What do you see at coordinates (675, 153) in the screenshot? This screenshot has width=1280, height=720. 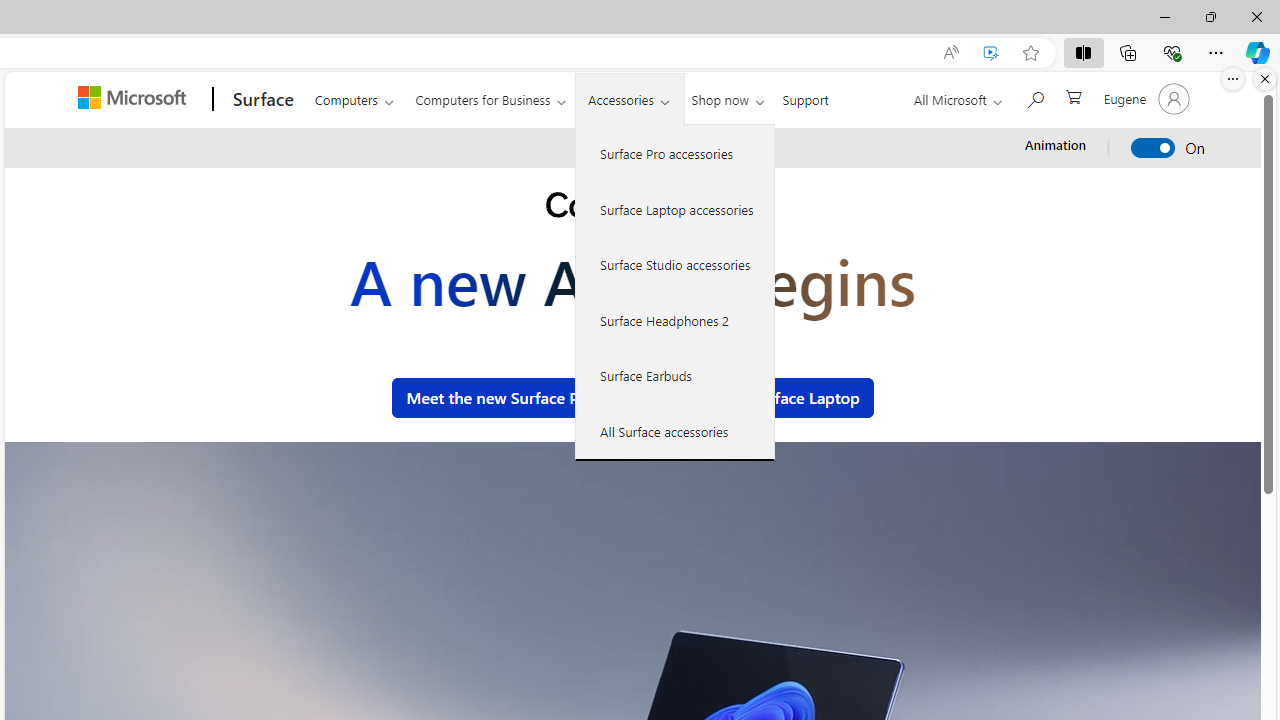 I see `'Surface Pro accessories'` at bounding box center [675, 153].